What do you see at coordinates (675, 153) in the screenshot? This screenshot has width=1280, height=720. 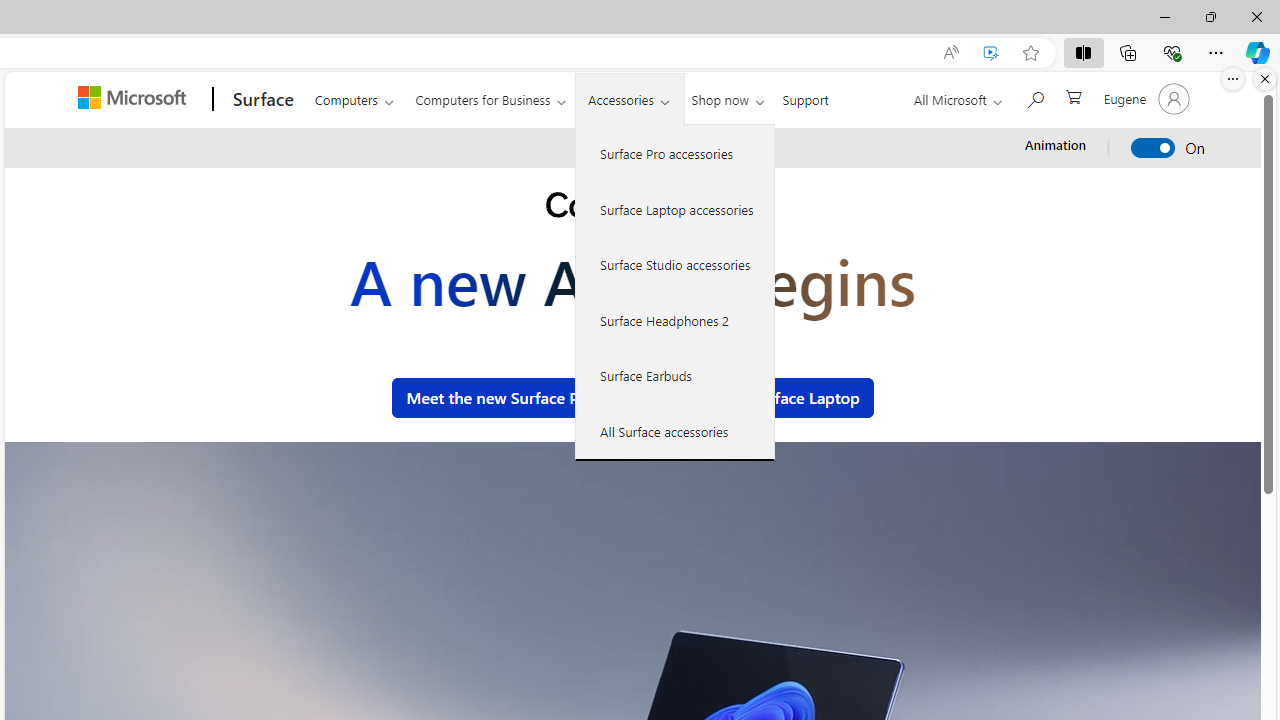 I see `'Surface Pro accessories'` at bounding box center [675, 153].